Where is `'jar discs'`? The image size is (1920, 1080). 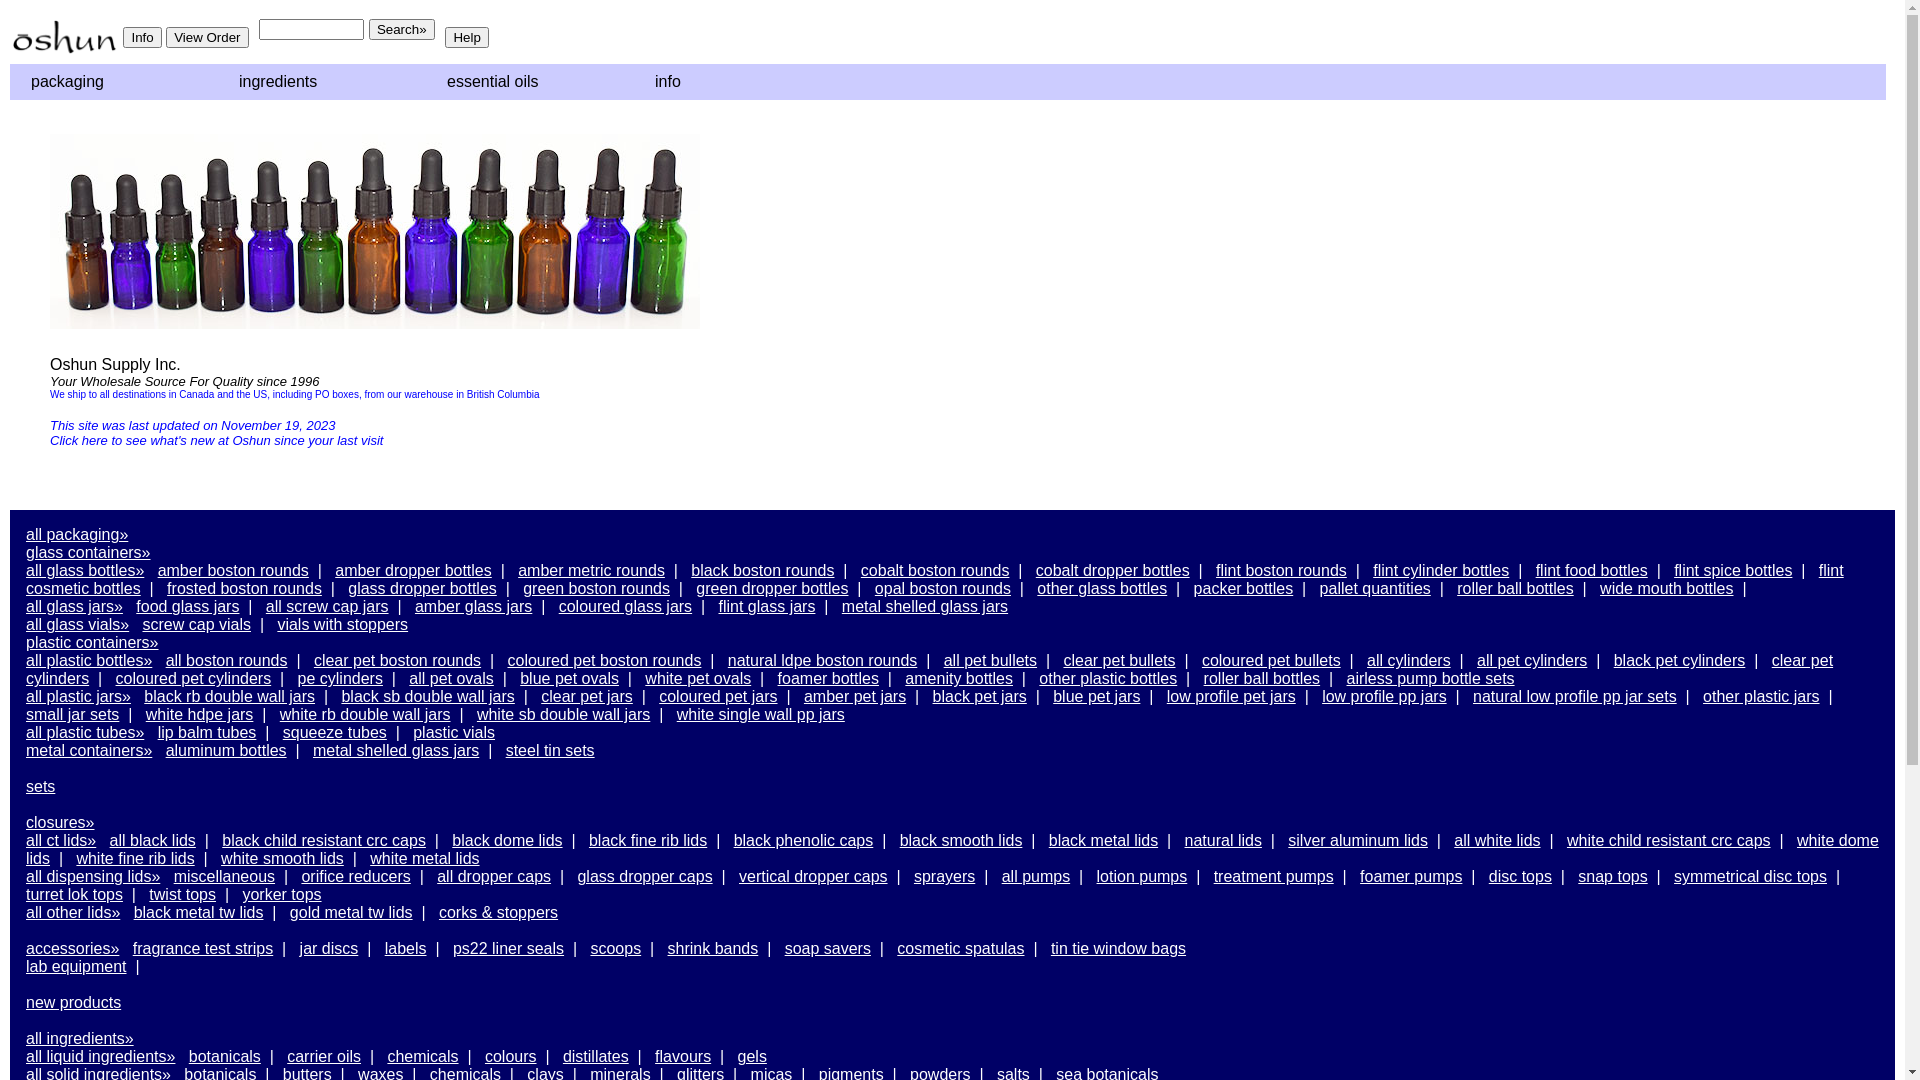 'jar discs' is located at coordinates (329, 947).